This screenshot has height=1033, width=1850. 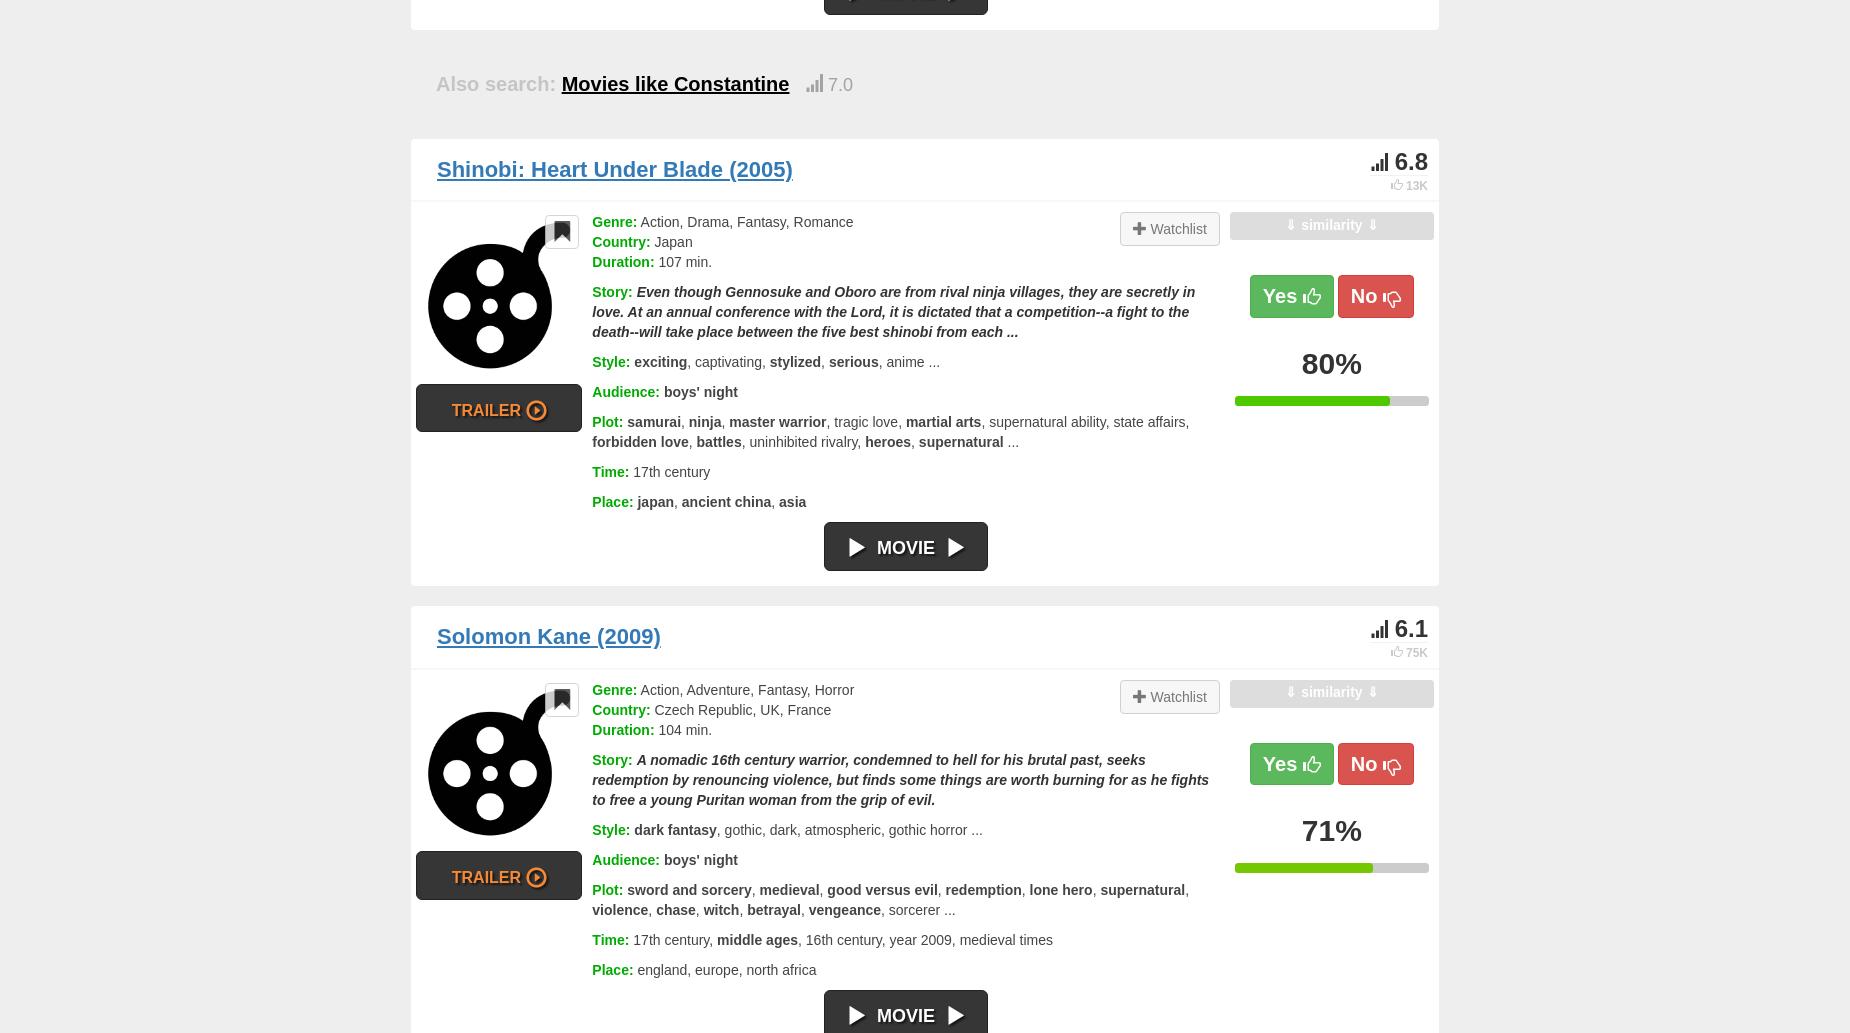 What do you see at coordinates (1410, 627) in the screenshot?
I see `'6.1'` at bounding box center [1410, 627].